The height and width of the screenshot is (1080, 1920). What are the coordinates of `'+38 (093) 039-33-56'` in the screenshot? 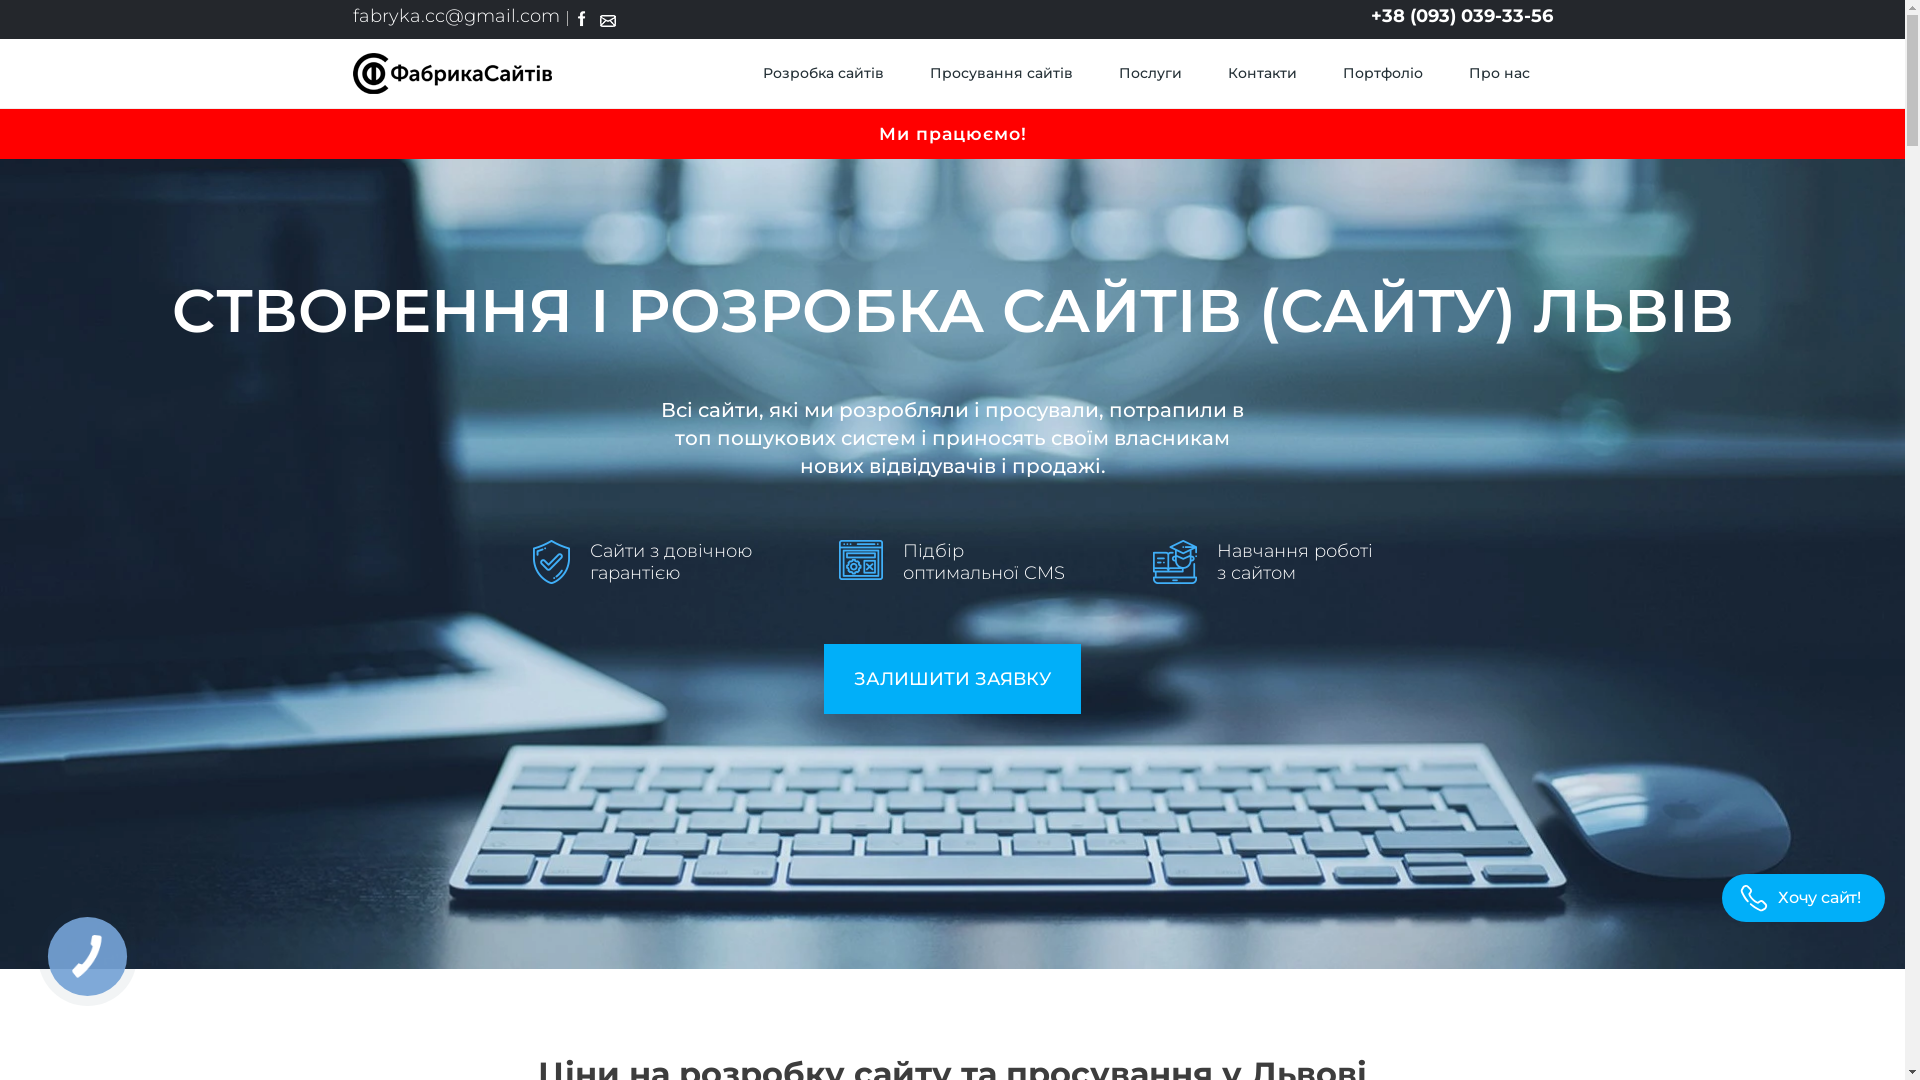 It's located at (1368, 15).